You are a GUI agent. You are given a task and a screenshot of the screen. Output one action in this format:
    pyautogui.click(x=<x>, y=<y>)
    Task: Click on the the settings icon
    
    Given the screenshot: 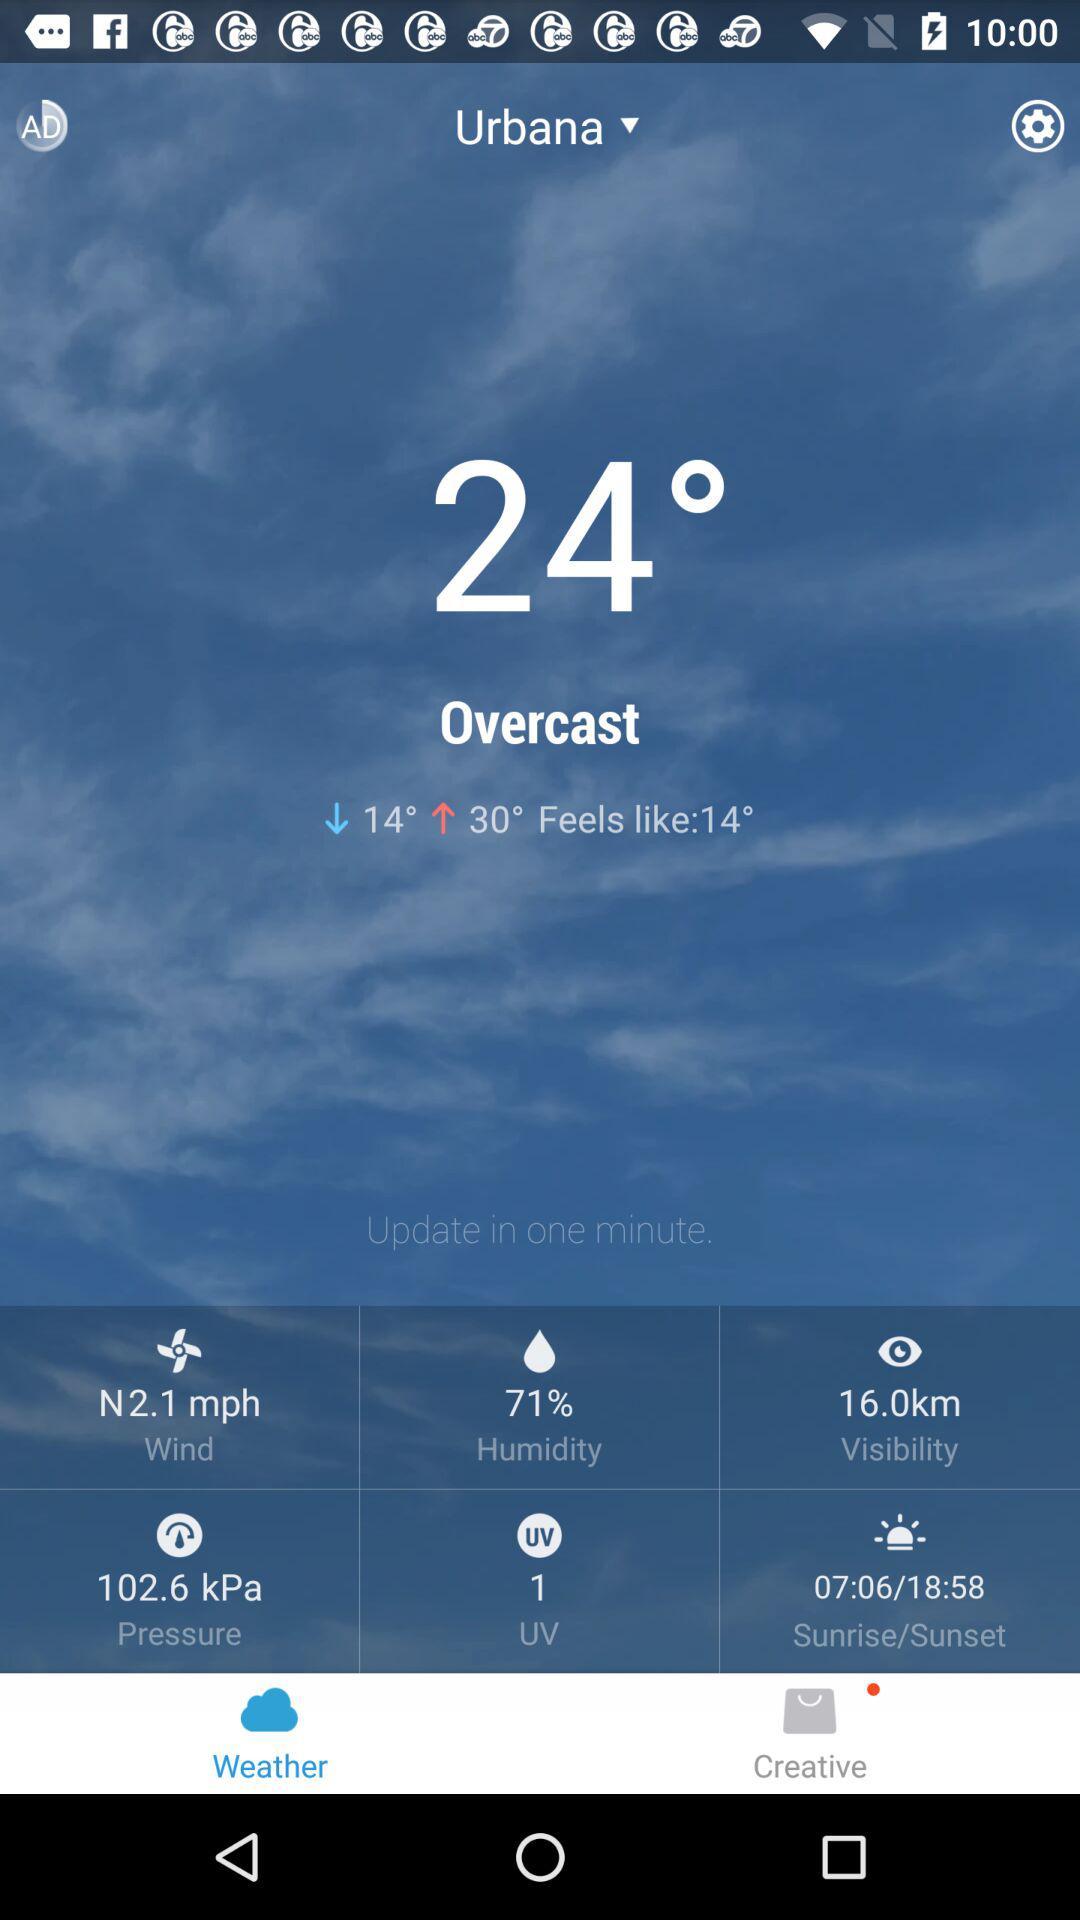 What is the action you would take?
    pyautogui.click(x=1036, y=133)
    